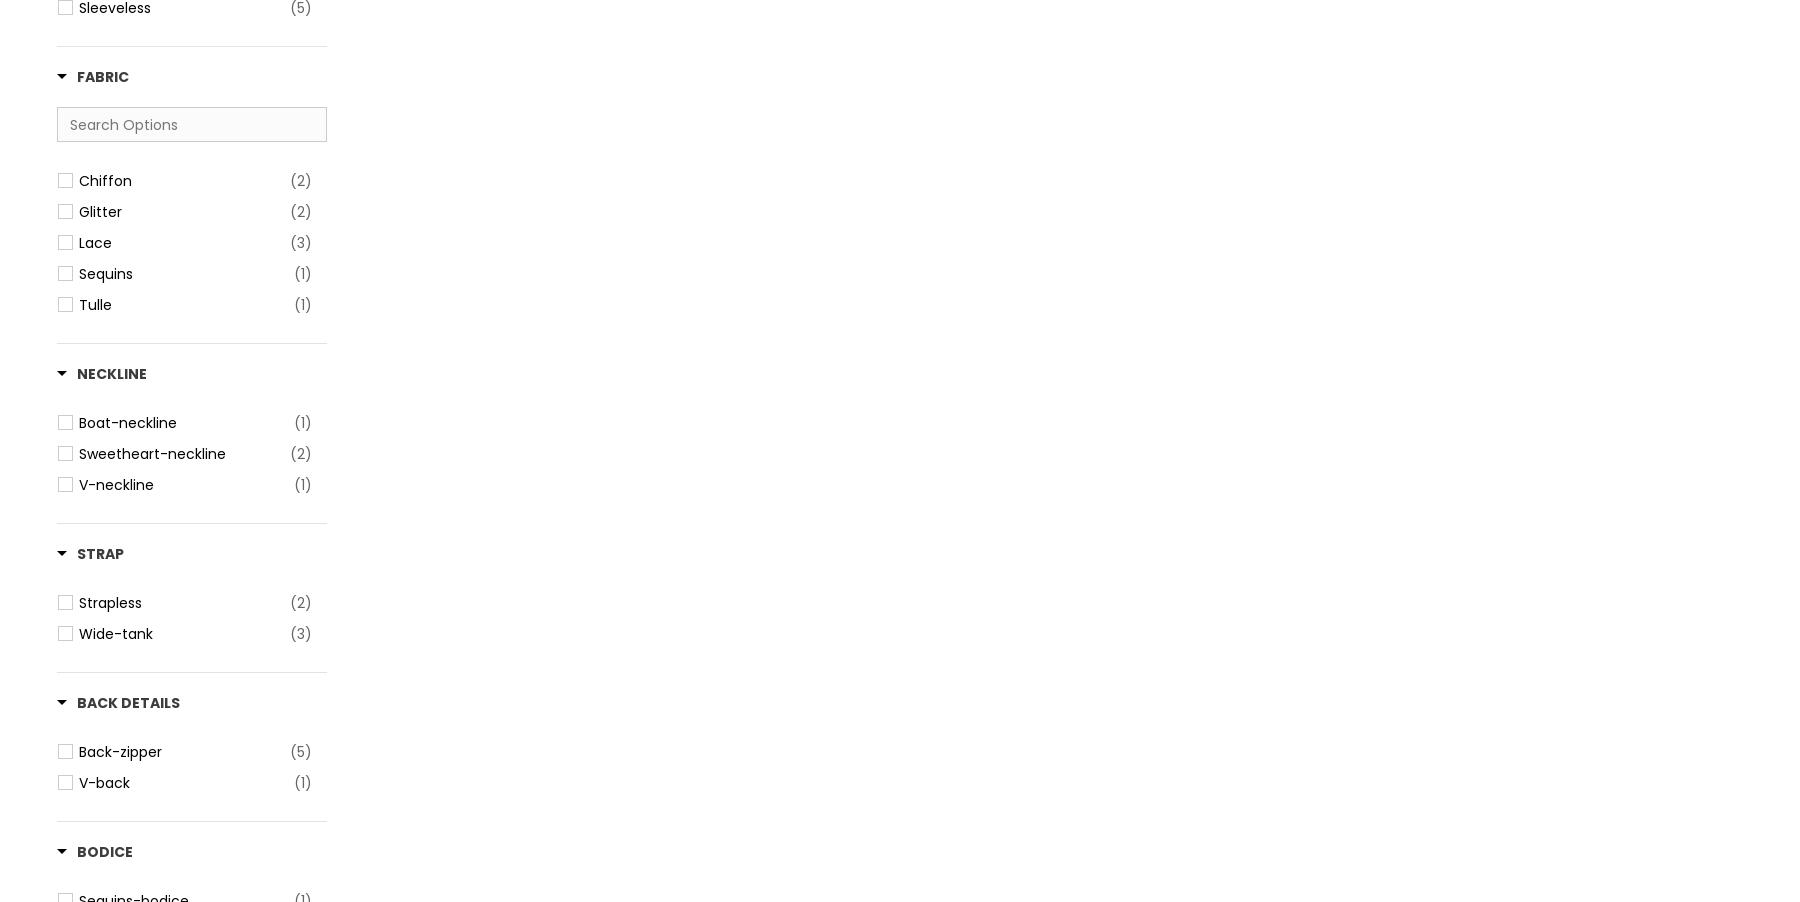 The image size is (1800, 902). What do you see at coordinates (101, 77) in the screenshot?
I see `'Fabric'` at bounding box center [101, 77].